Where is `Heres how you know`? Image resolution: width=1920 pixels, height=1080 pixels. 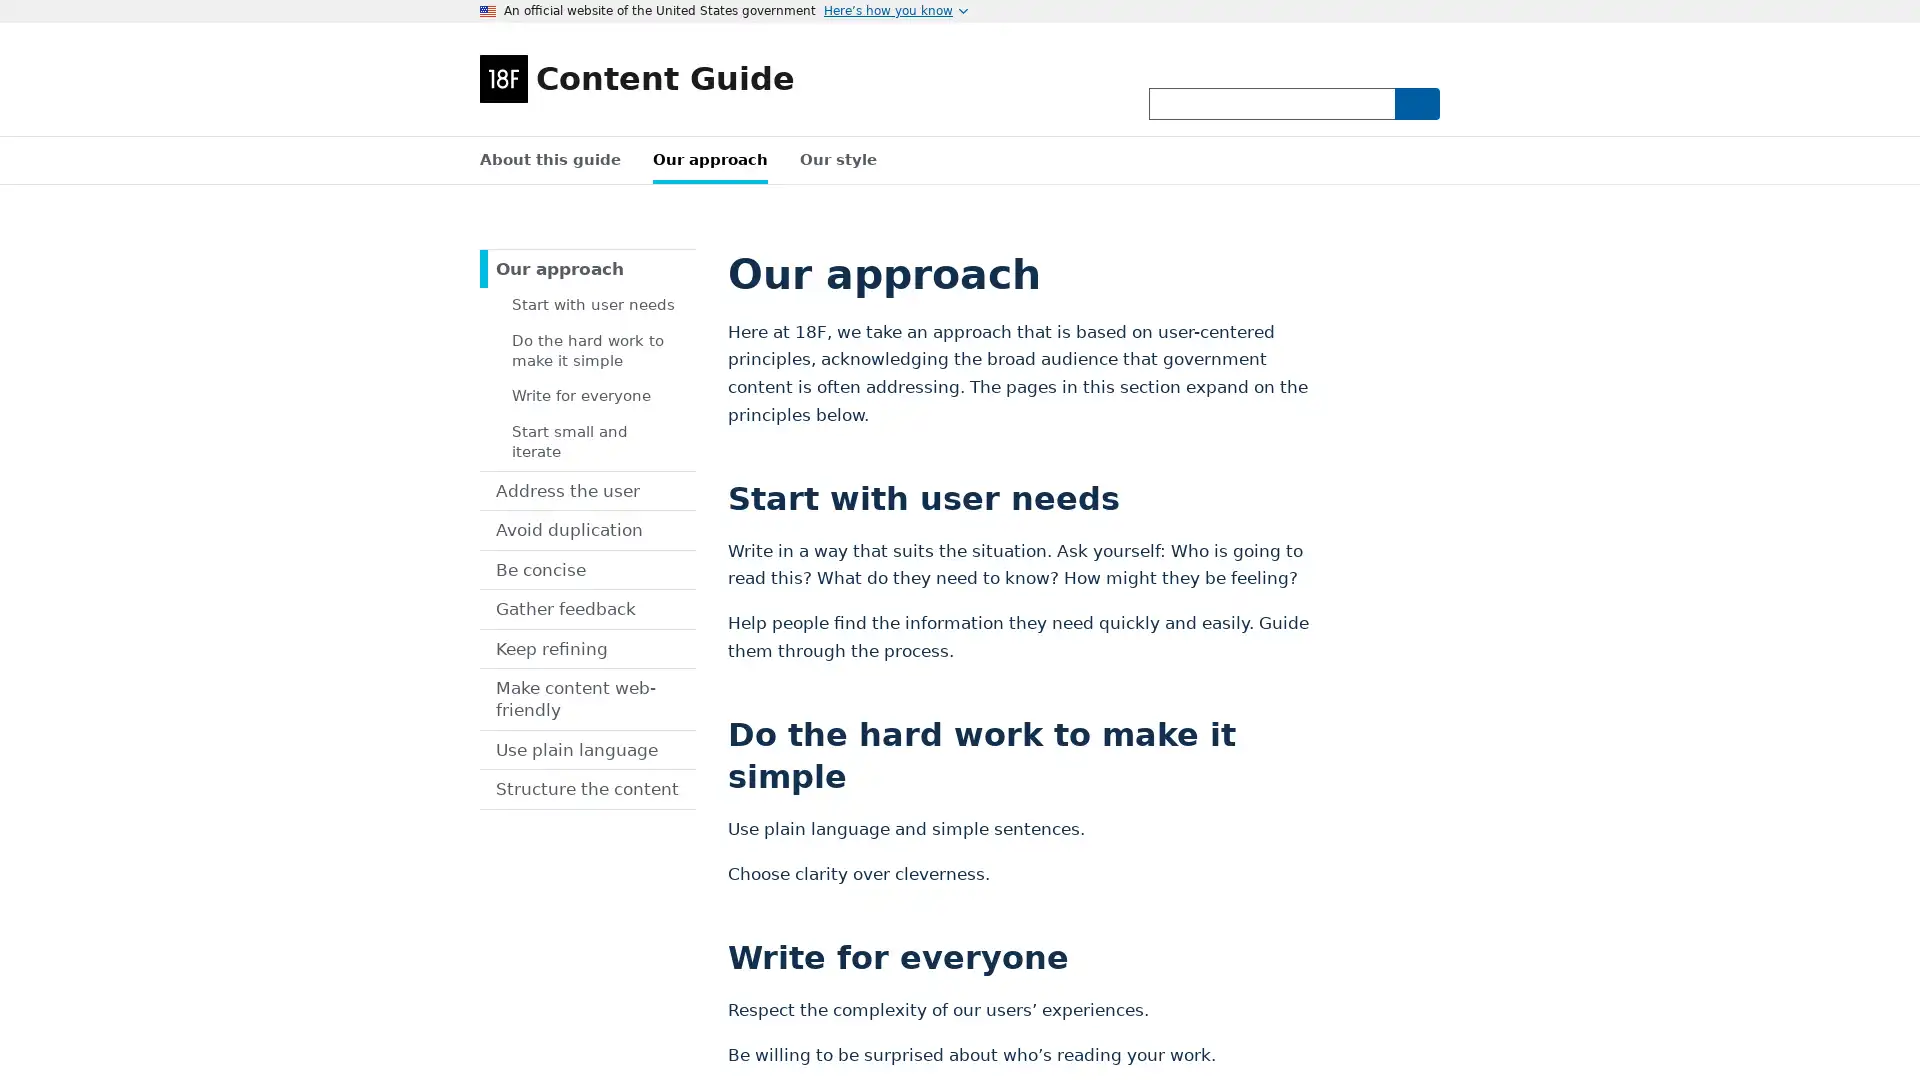
Heres how you know is located at coordinates (895, 11).